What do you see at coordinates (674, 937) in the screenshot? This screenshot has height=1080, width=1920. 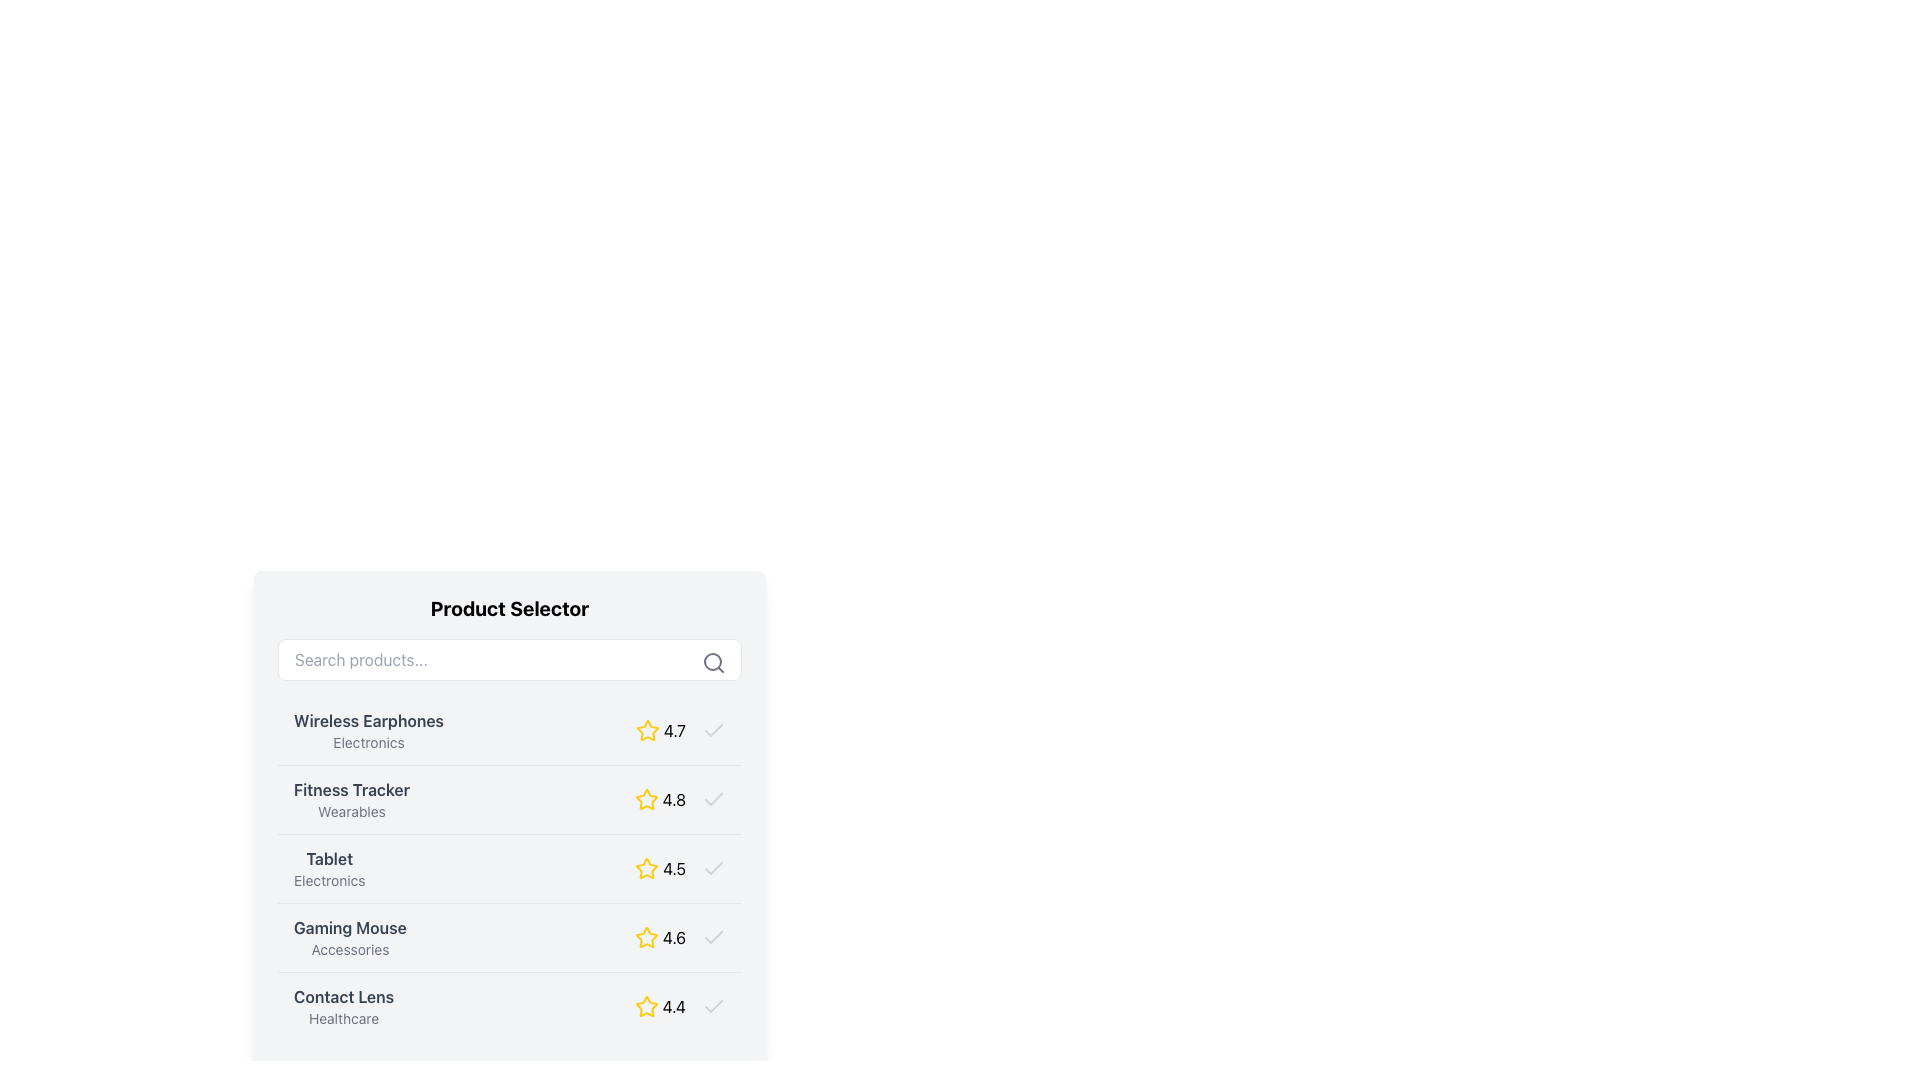 I see `the numeric rating value text label for the 'Gaming Mouse' item, which is located to the immediate right of a yellow star icon, in order to copy it` at bounding box center [674, 937].